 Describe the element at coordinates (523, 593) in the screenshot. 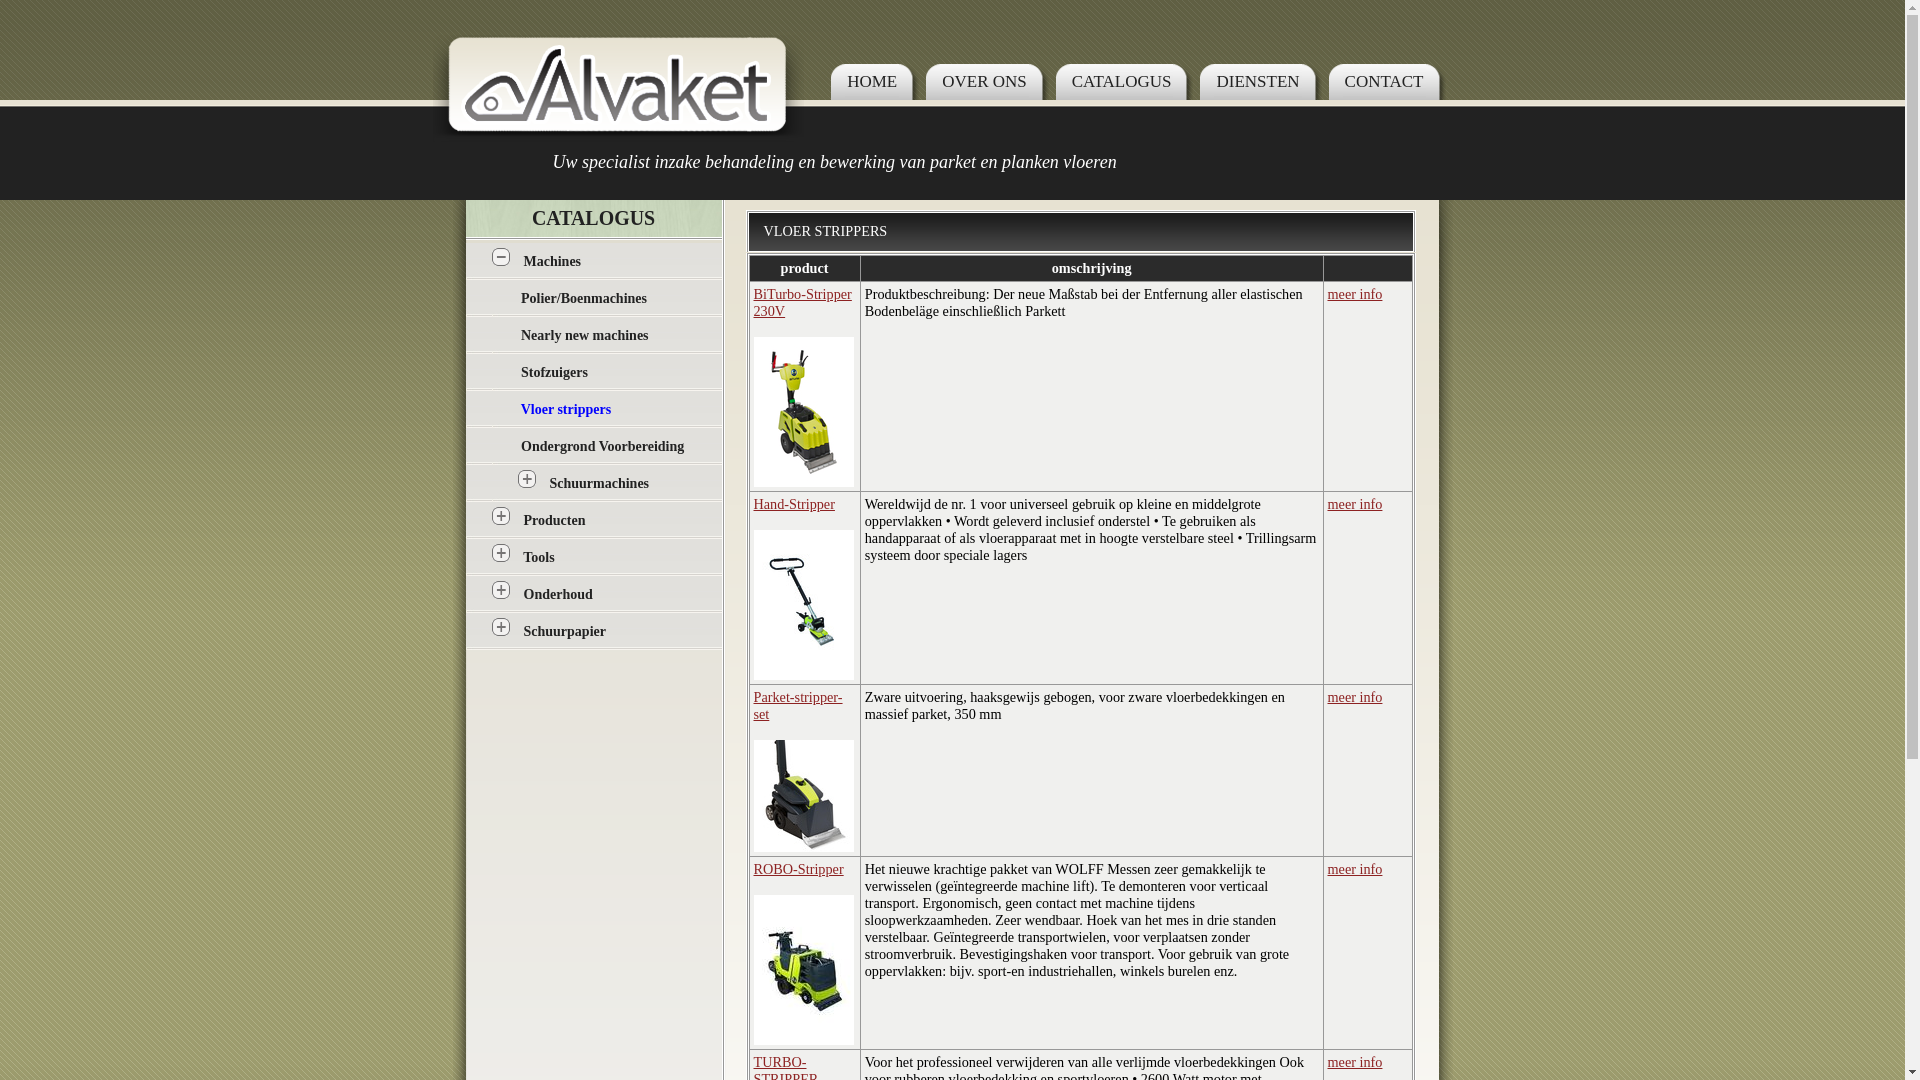

I see `'Onderhoud'` at that location.